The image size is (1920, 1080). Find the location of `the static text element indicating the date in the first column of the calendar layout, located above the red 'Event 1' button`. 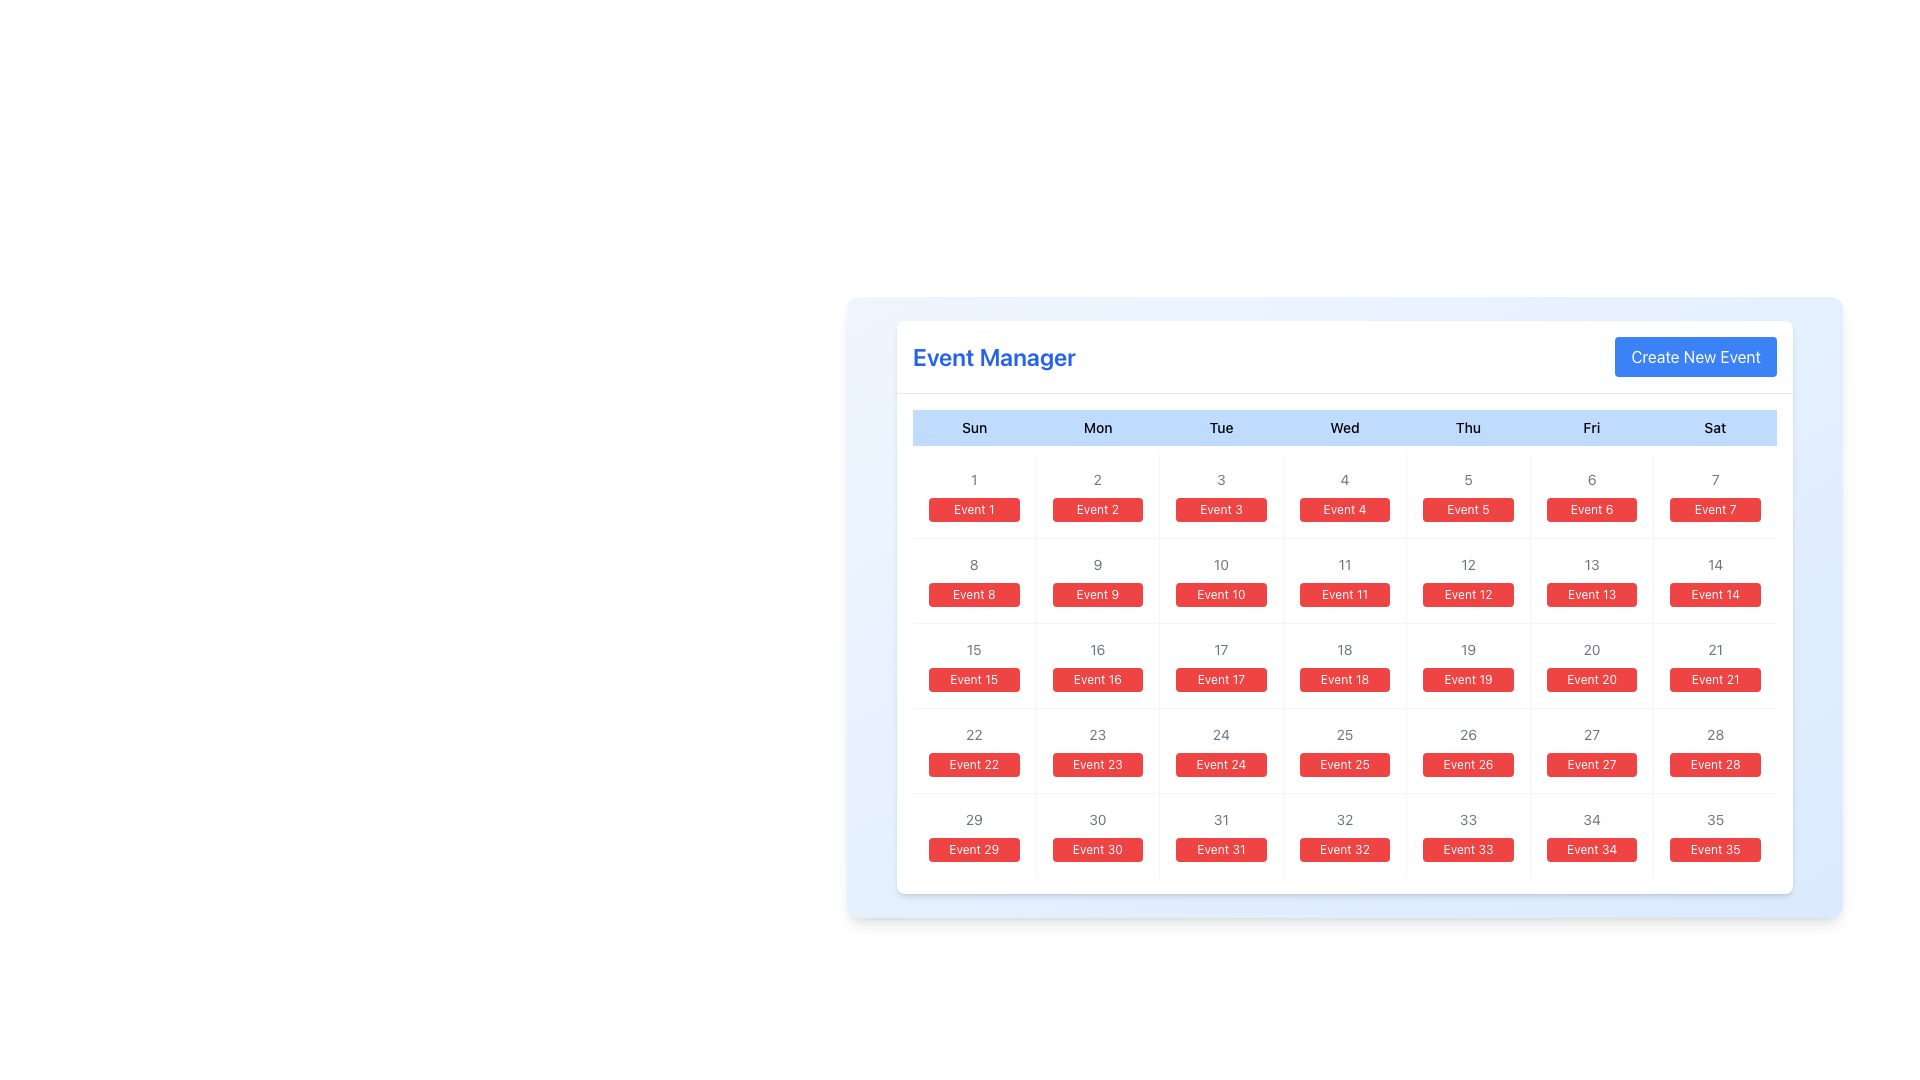

the static text element indicating the date in the first column of the calendar layout, located above the red 'Event 1' button is located at coordinates (974, 479).